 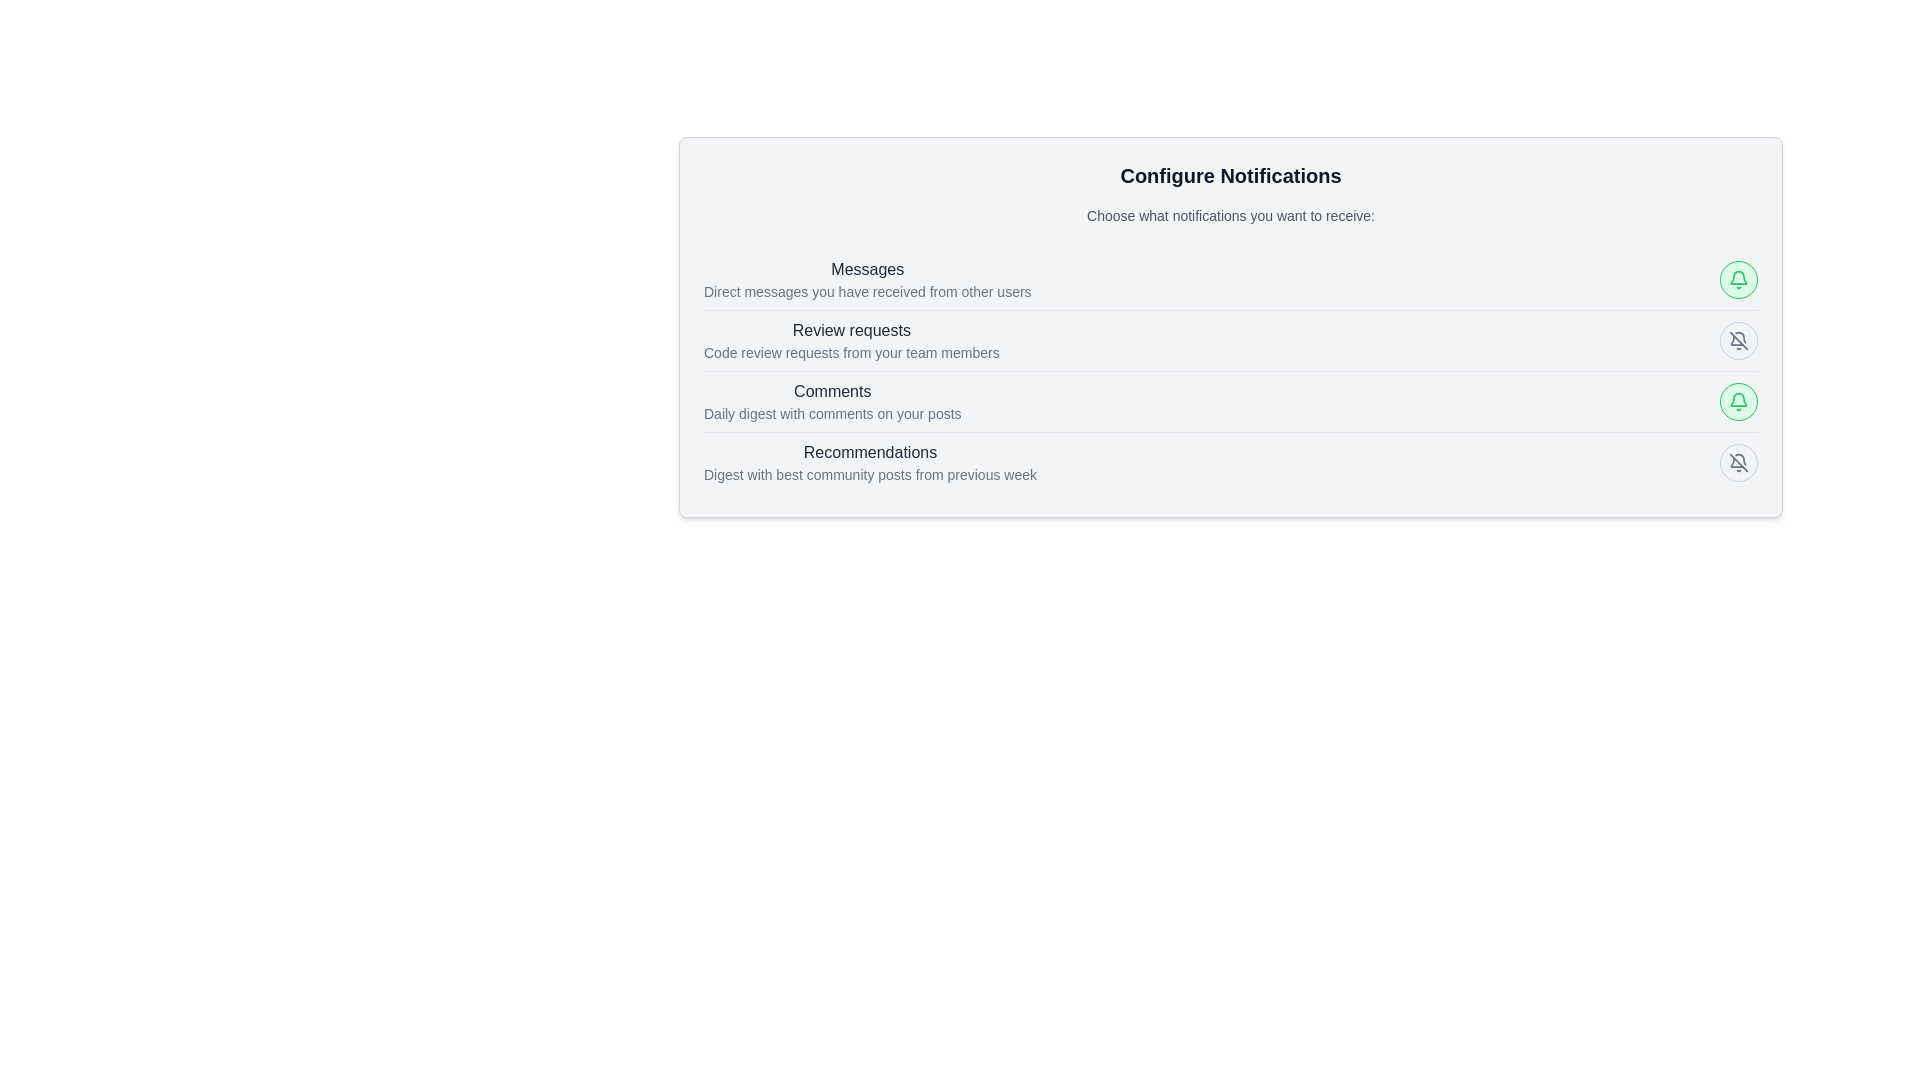 I want to click on the bell icon button for disabling notifications, located in the top-right section of the notification configuration card next to the 'Messages' option, so click(x=1737, y=401).